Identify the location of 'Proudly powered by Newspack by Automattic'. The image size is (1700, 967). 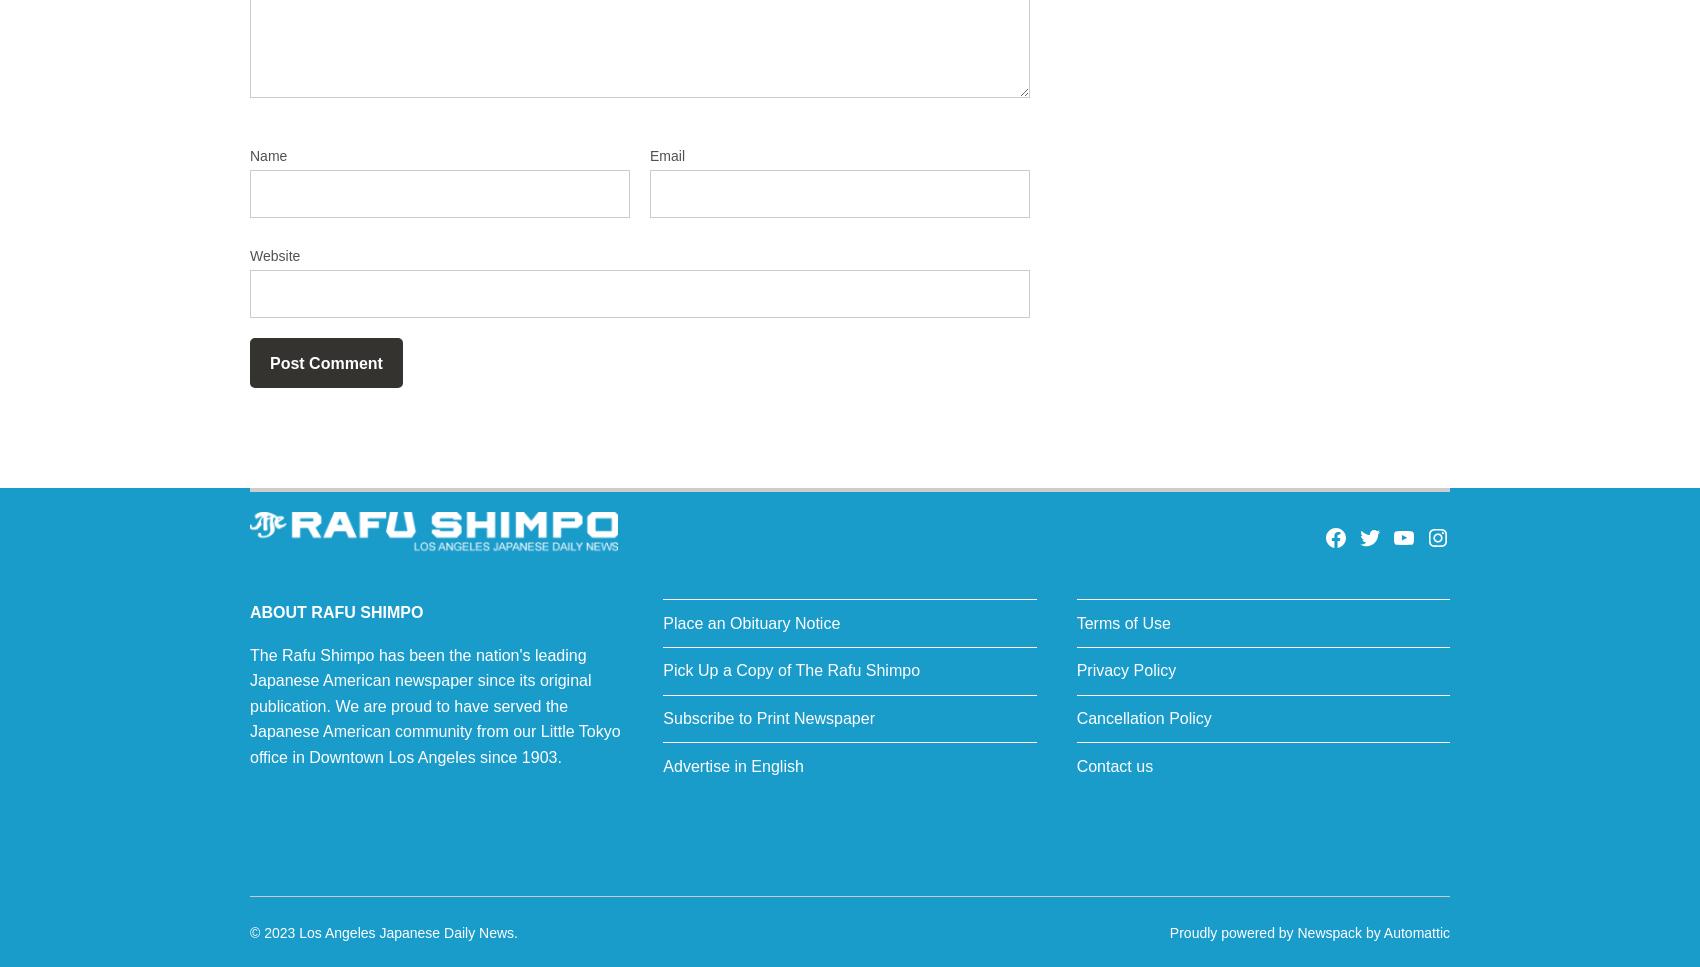
(1309, 930).